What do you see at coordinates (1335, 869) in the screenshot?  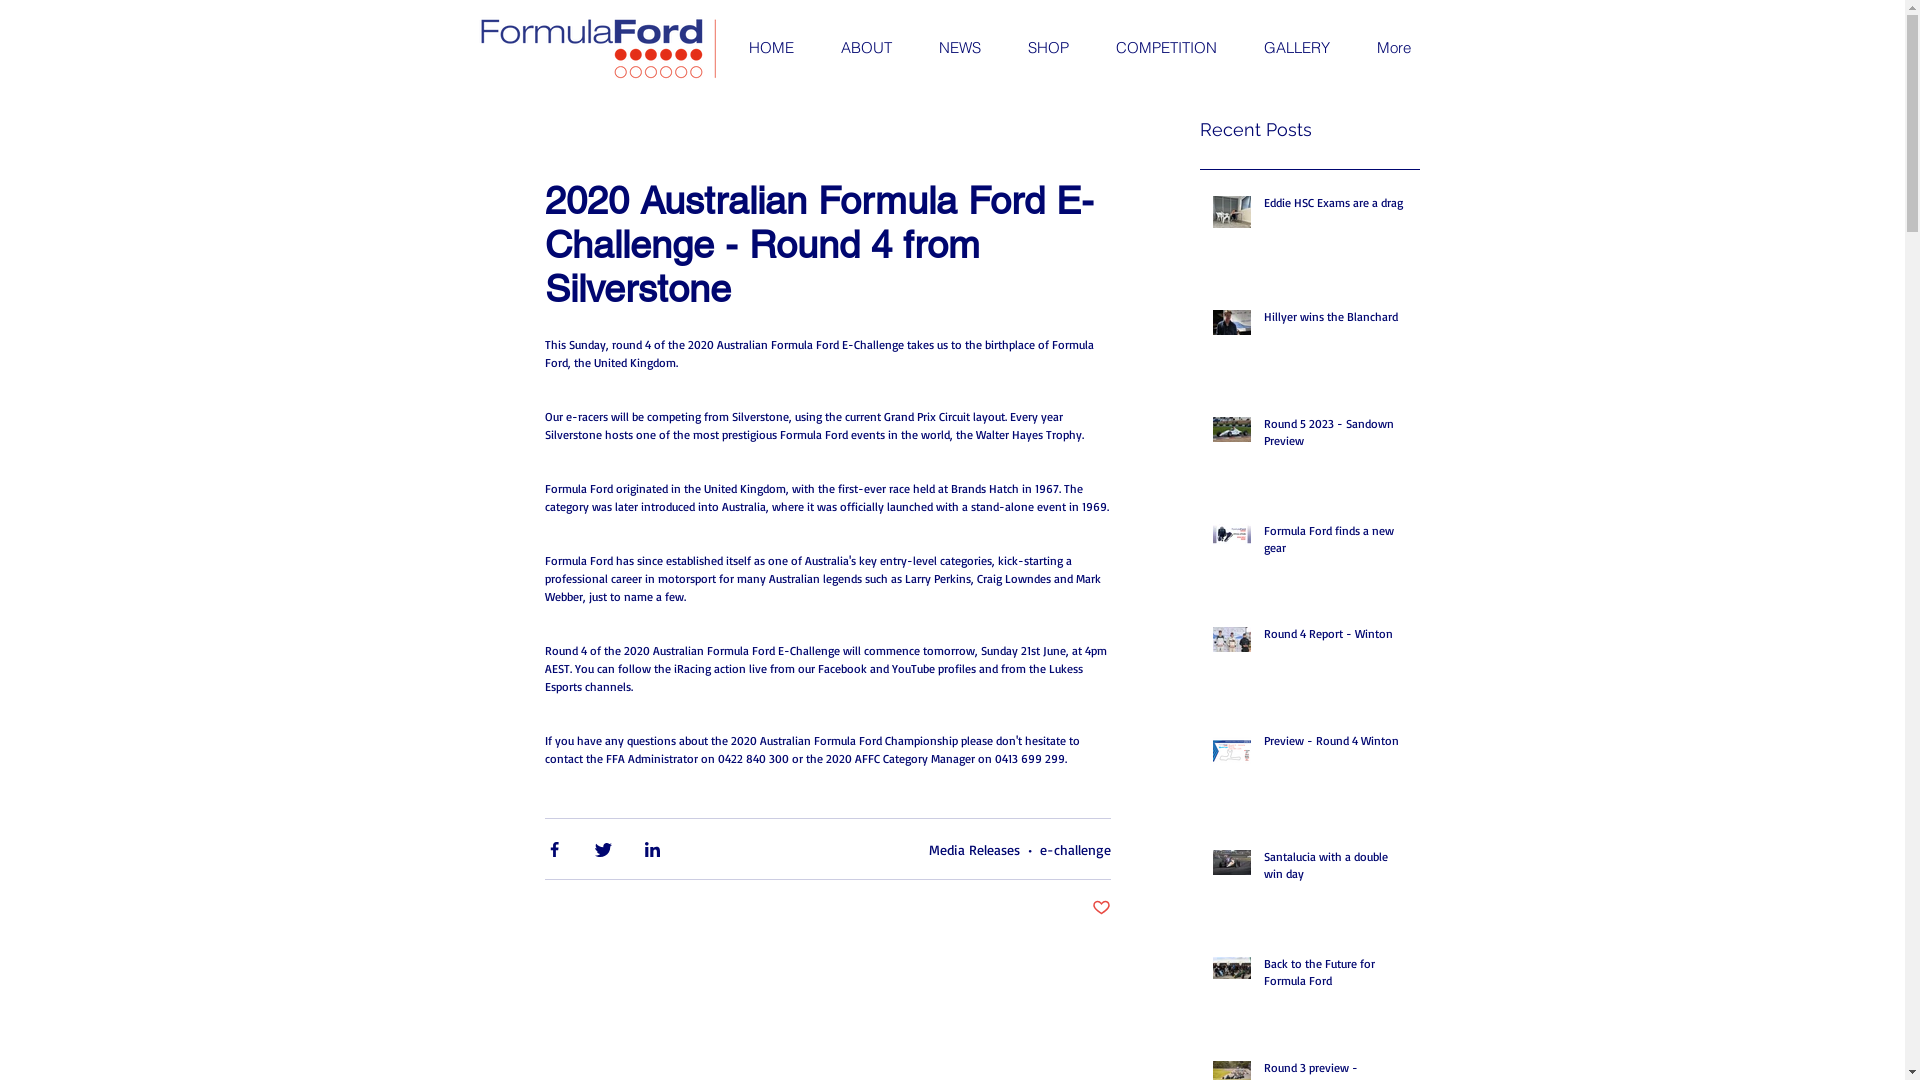 I see `'Santalucia with a double win day'` at bounding box center [1335, 869].